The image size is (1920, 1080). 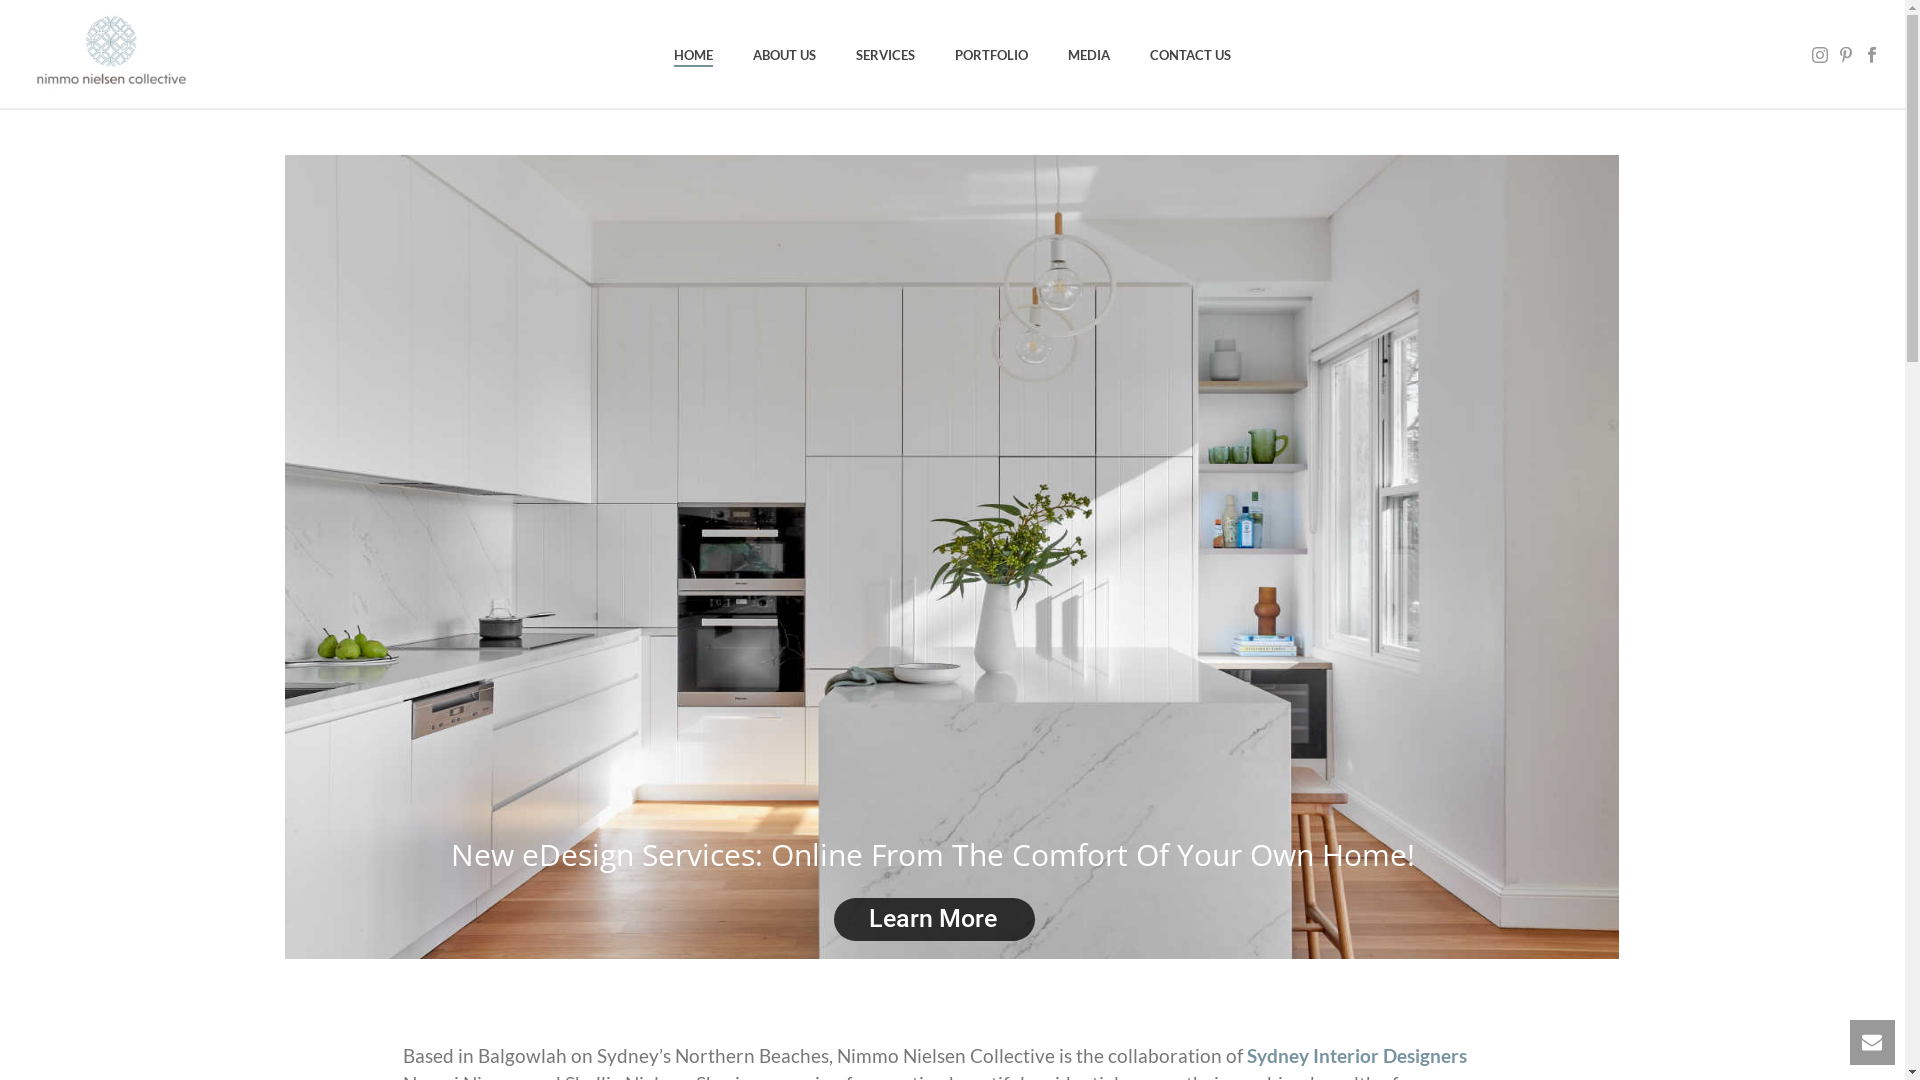 I want to click on 'PORTFOLIO', so click(x=991, y=53).